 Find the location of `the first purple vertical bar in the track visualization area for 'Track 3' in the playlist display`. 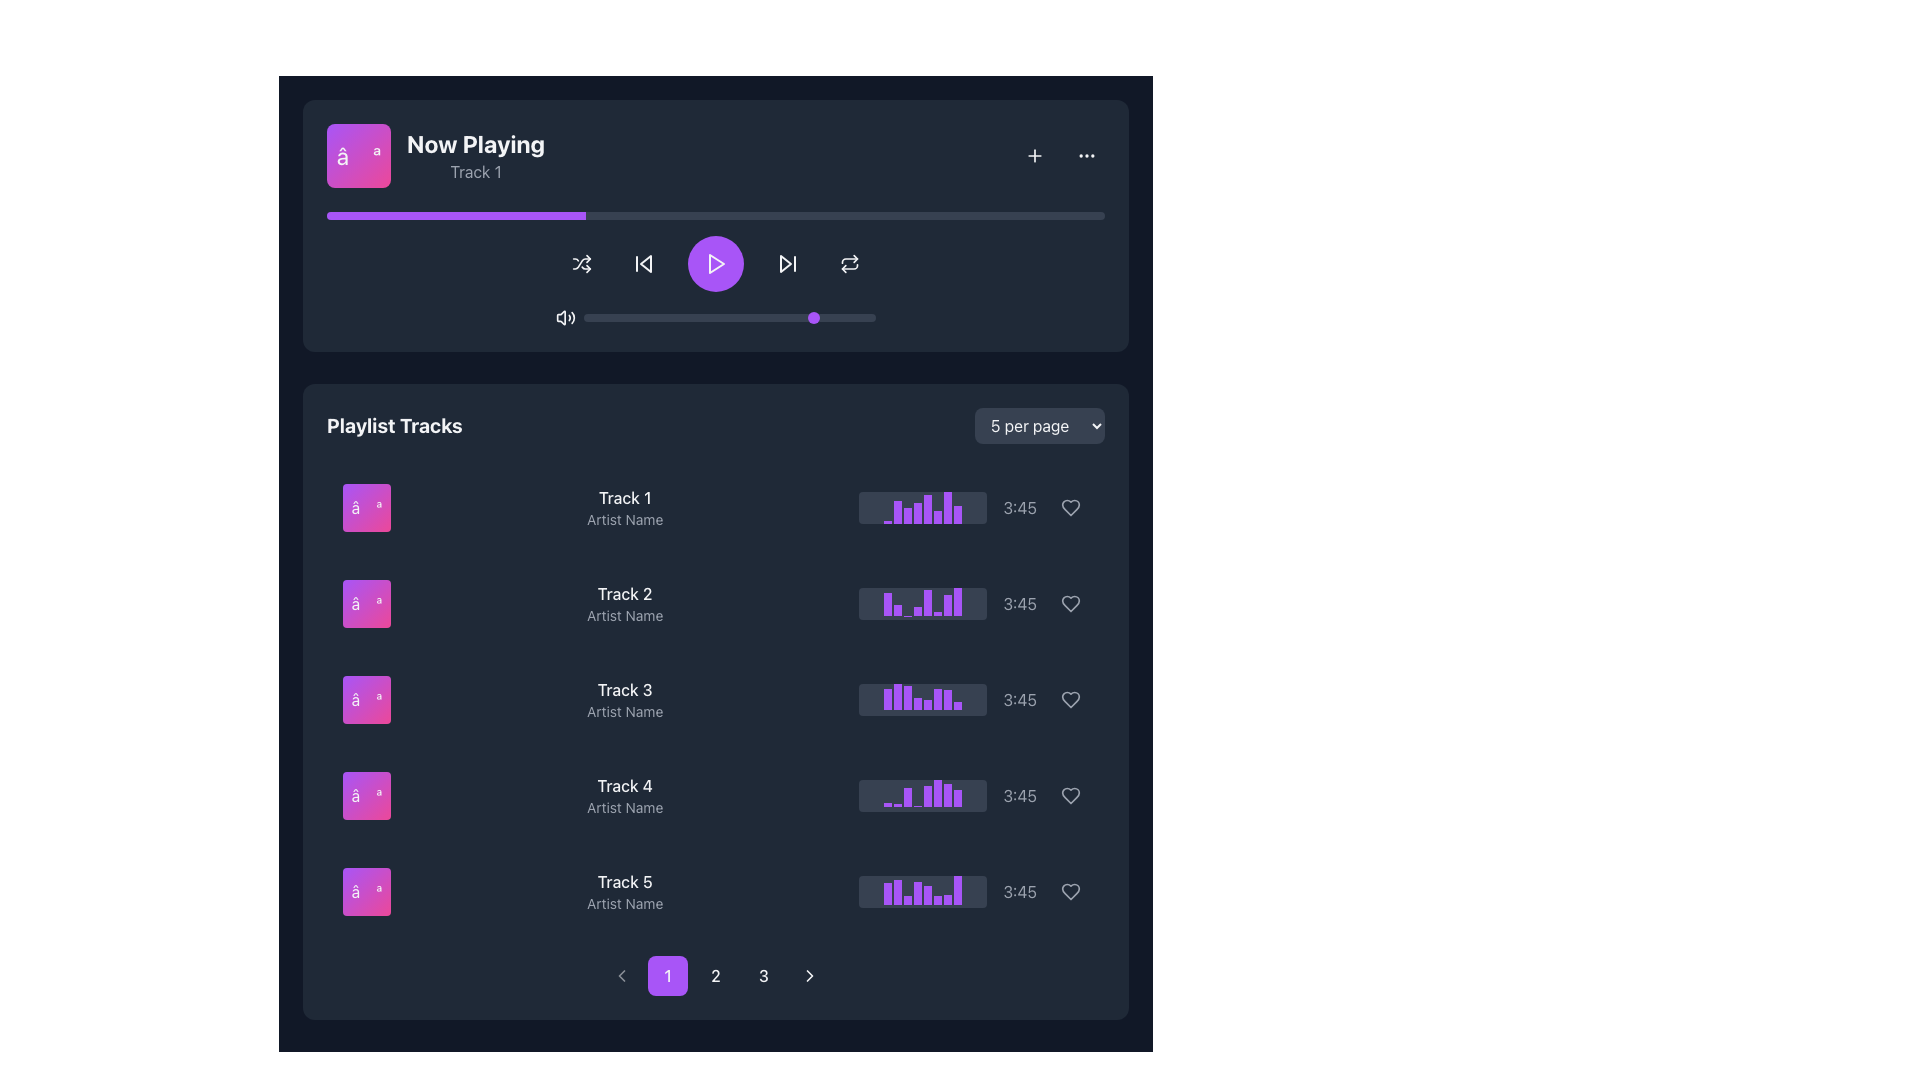

the first purple vertical bar in the track visualization area for 'Track 3' in the playlist display is located at coordinates (887, 698).